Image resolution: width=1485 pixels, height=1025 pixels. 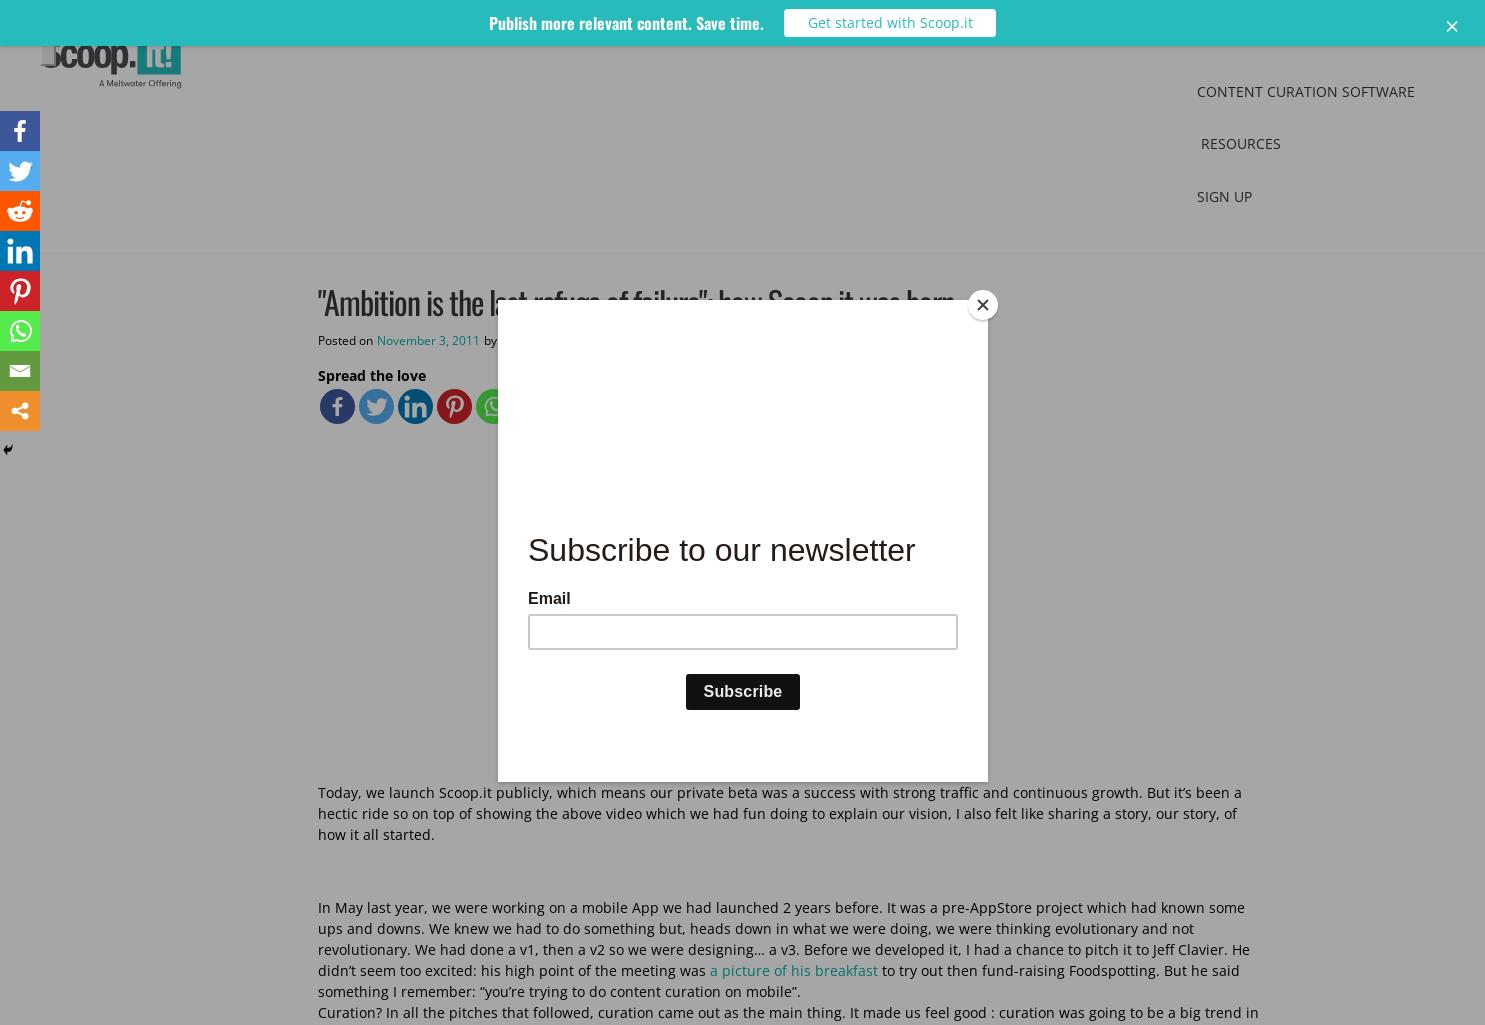 I want to click on 'Spread the love', so click(x=369, y=375).